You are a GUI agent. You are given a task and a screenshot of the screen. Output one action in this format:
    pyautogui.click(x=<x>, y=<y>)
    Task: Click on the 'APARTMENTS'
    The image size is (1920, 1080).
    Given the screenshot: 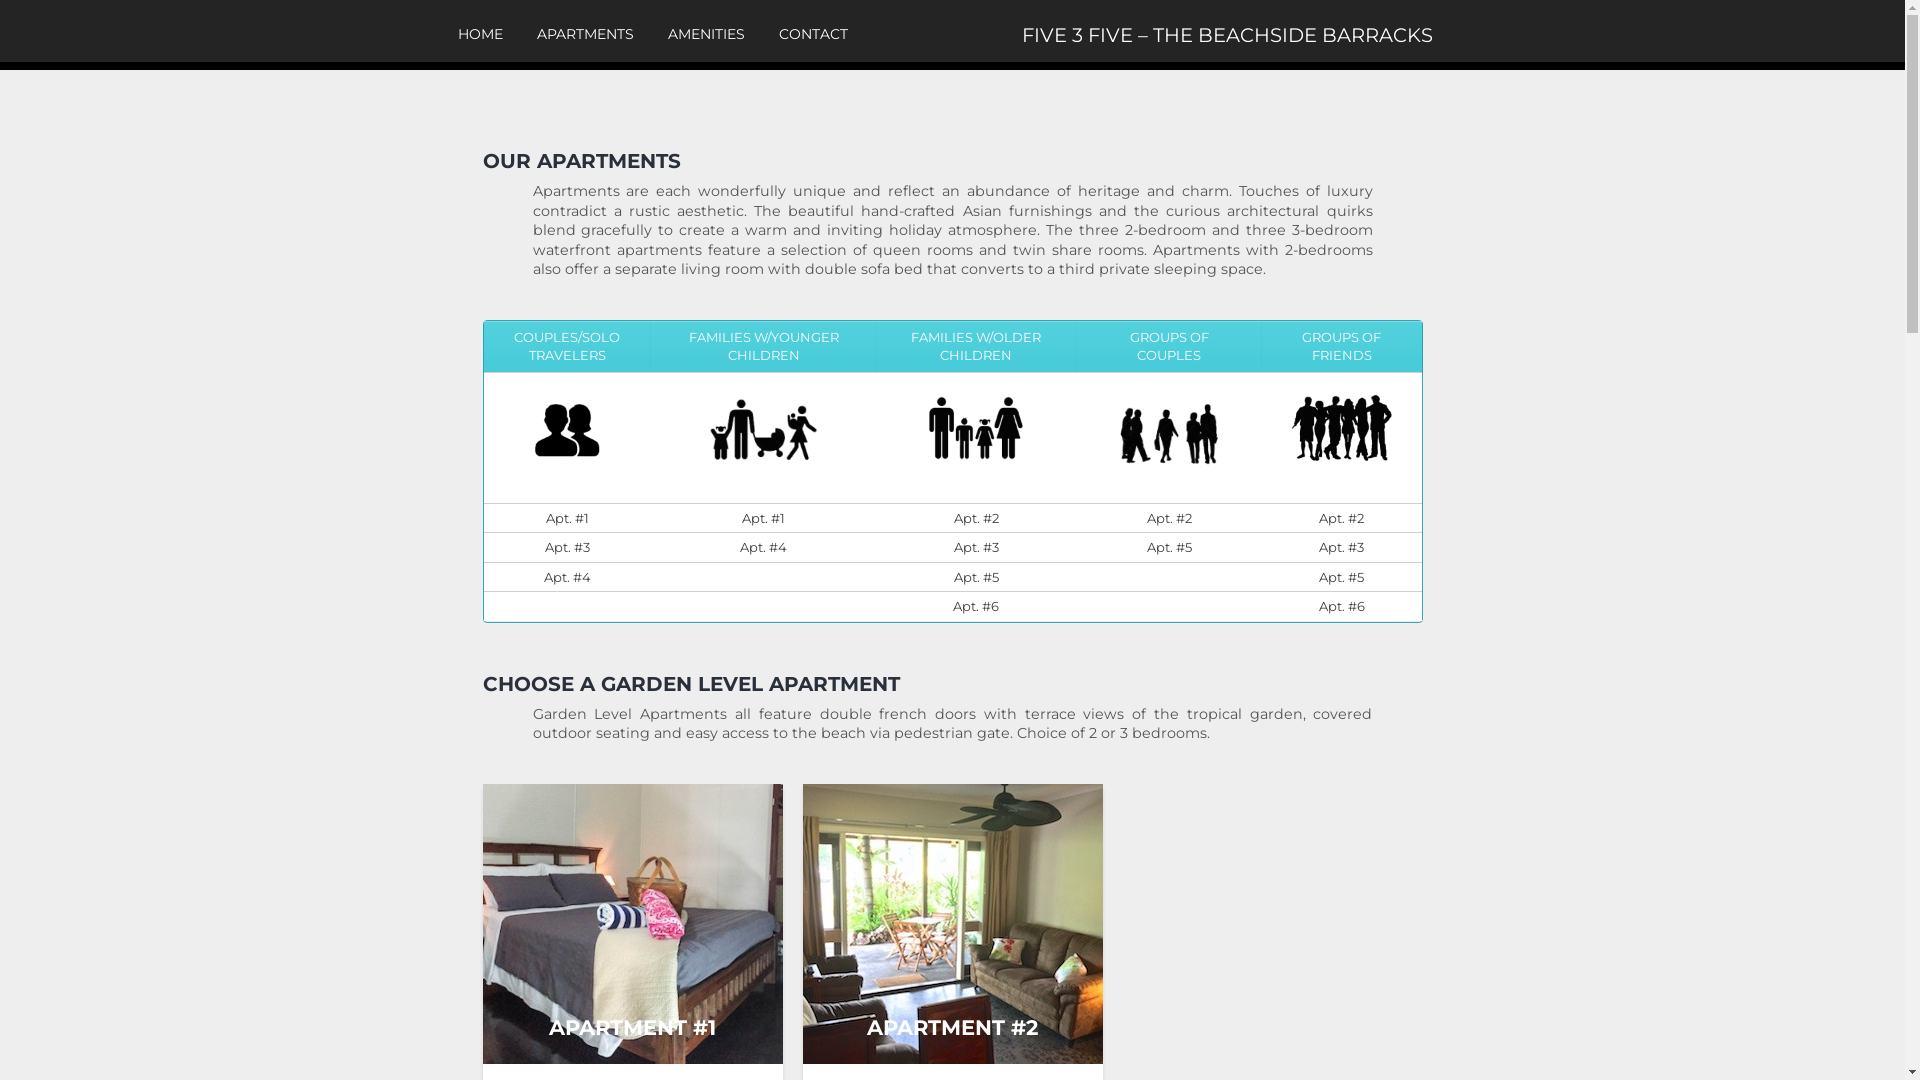 What is the action you would take?
    pyautogui.click(x=583, y=34)
    